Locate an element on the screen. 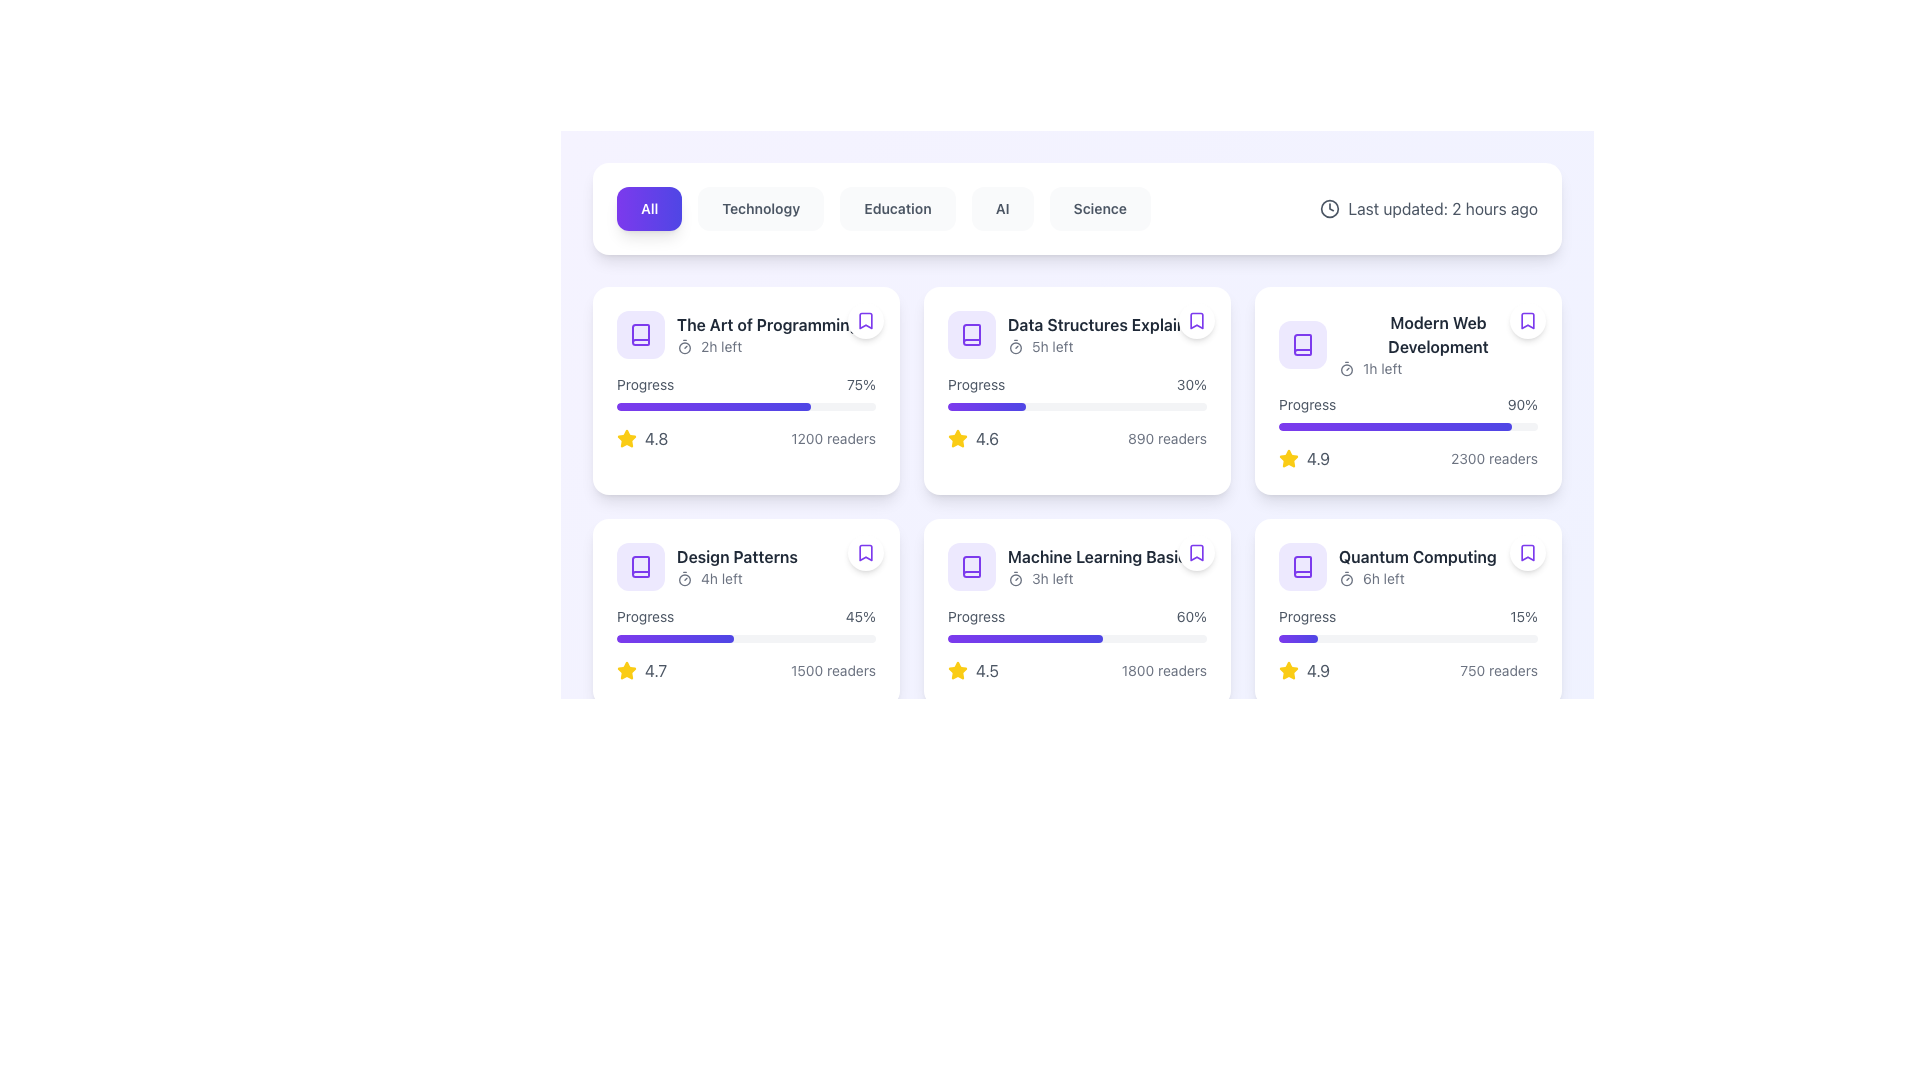 This screenshot has width=1920, height=1080. the book icon located at the top-left corner of the card titled 'The Art of Programming', which is displayed on a square violet background is located at coordinates (641, 334).